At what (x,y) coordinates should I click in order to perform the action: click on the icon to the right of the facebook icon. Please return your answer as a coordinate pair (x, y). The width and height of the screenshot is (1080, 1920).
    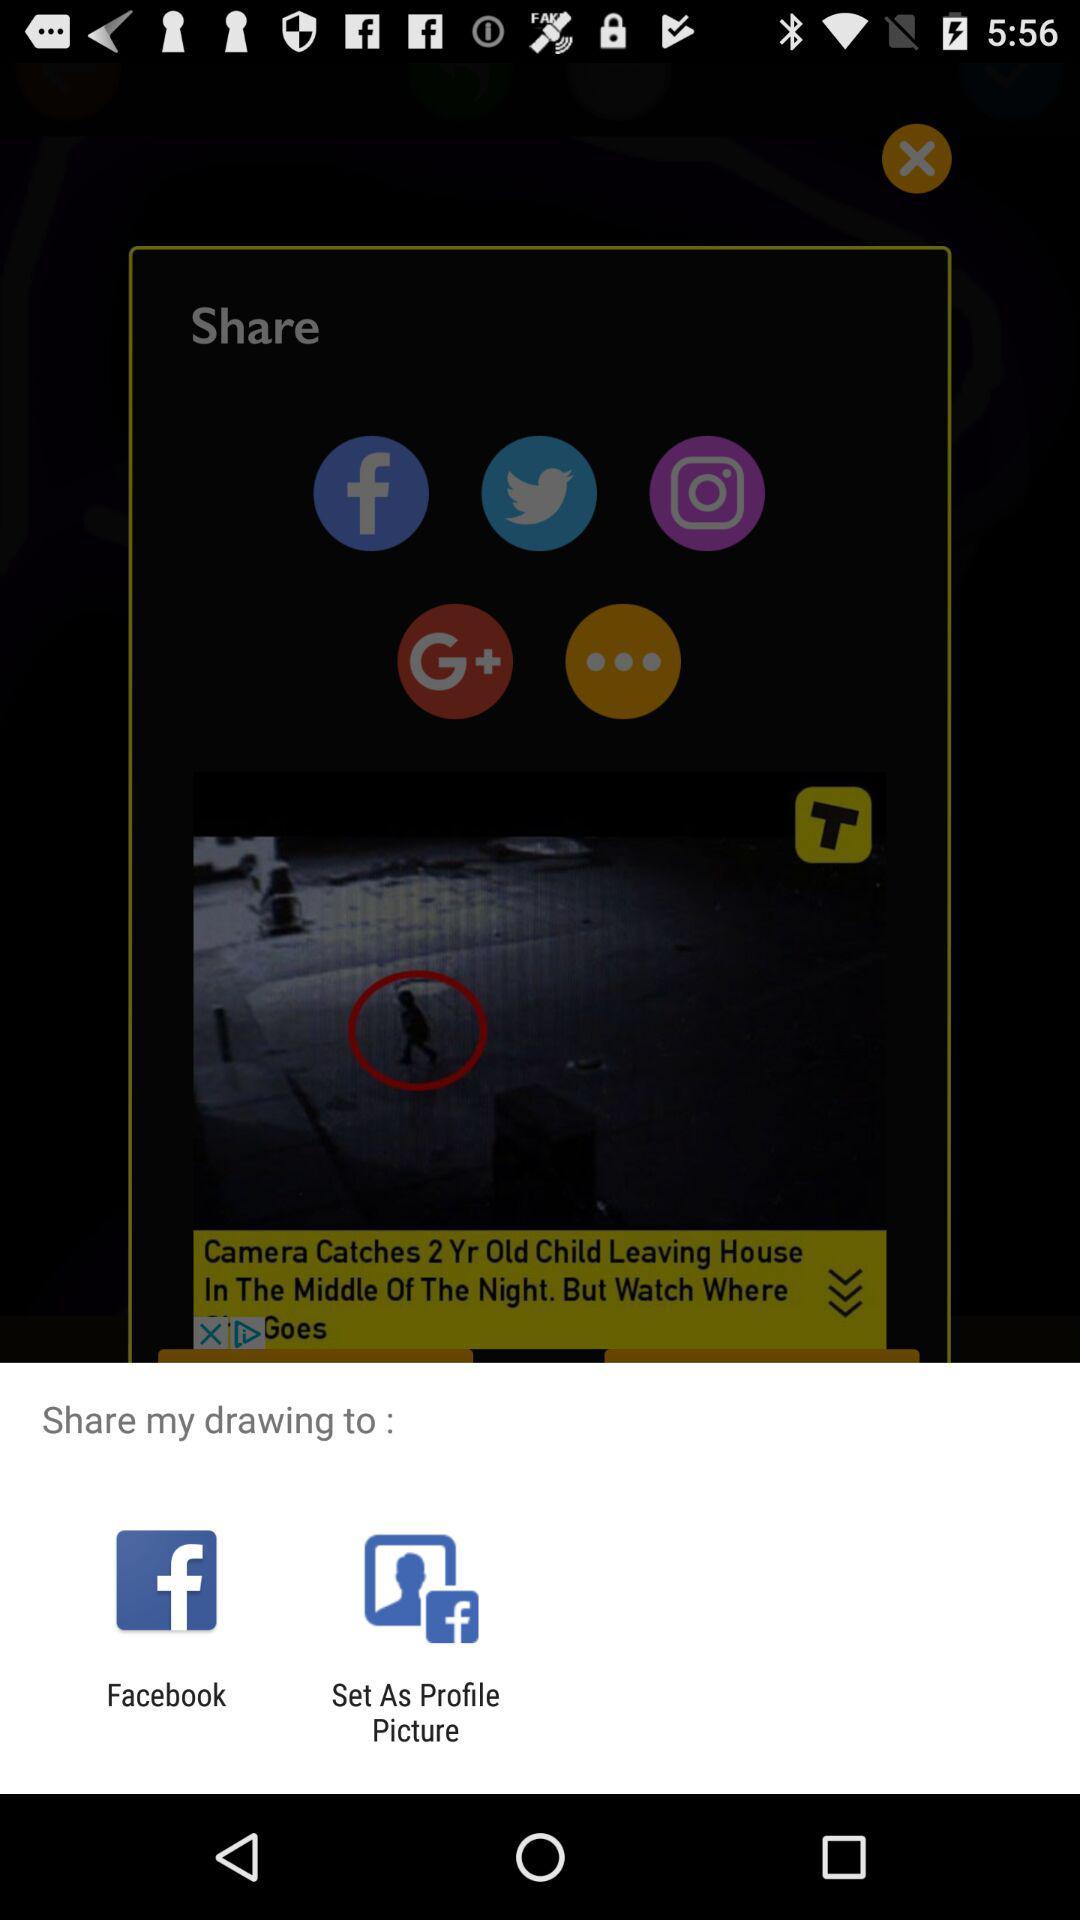
    Looking at the image, I should click on (414, 1711).